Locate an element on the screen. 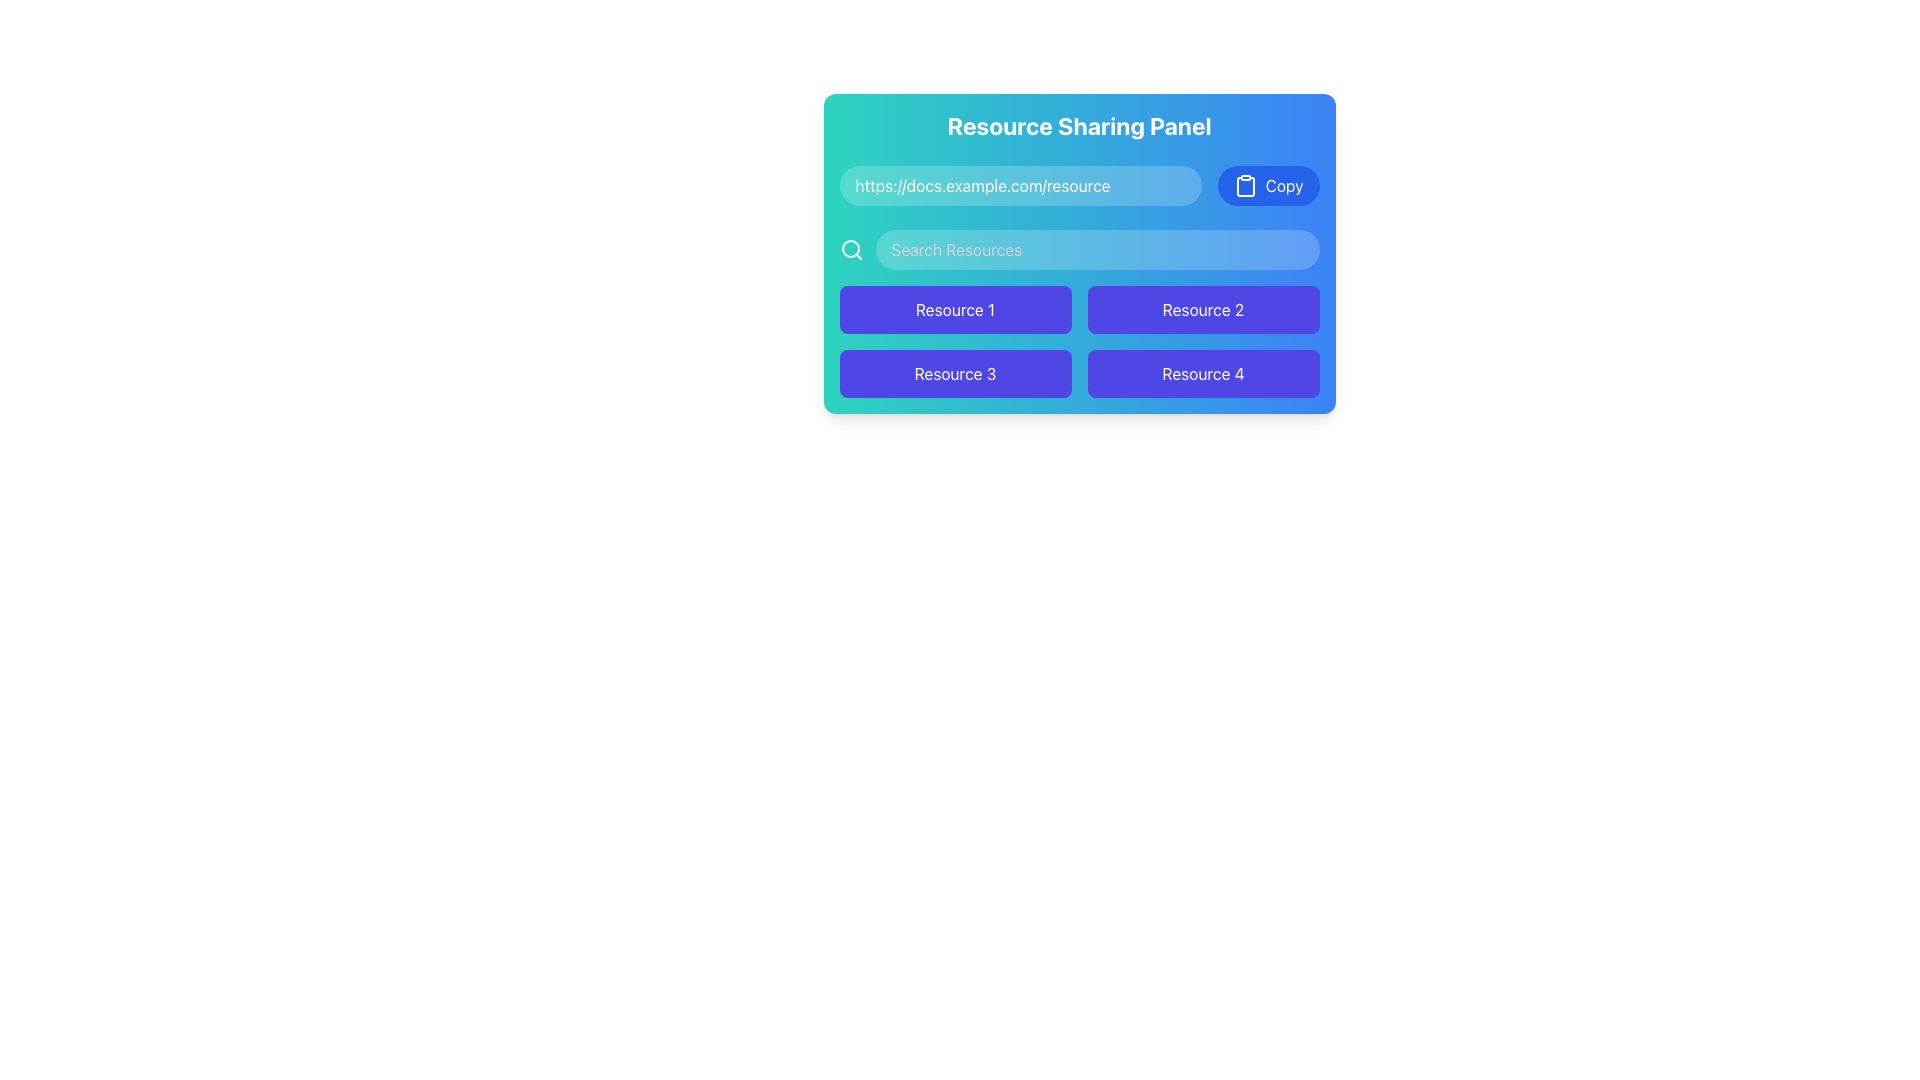 Image resolution: width=1920 pixels, height=1080 pixels. the 'Copy' button located in the top-right corner of the Resource Sharing Panel, which contains an icon representing clipboard functionality is located at coordinates (1244, 186).